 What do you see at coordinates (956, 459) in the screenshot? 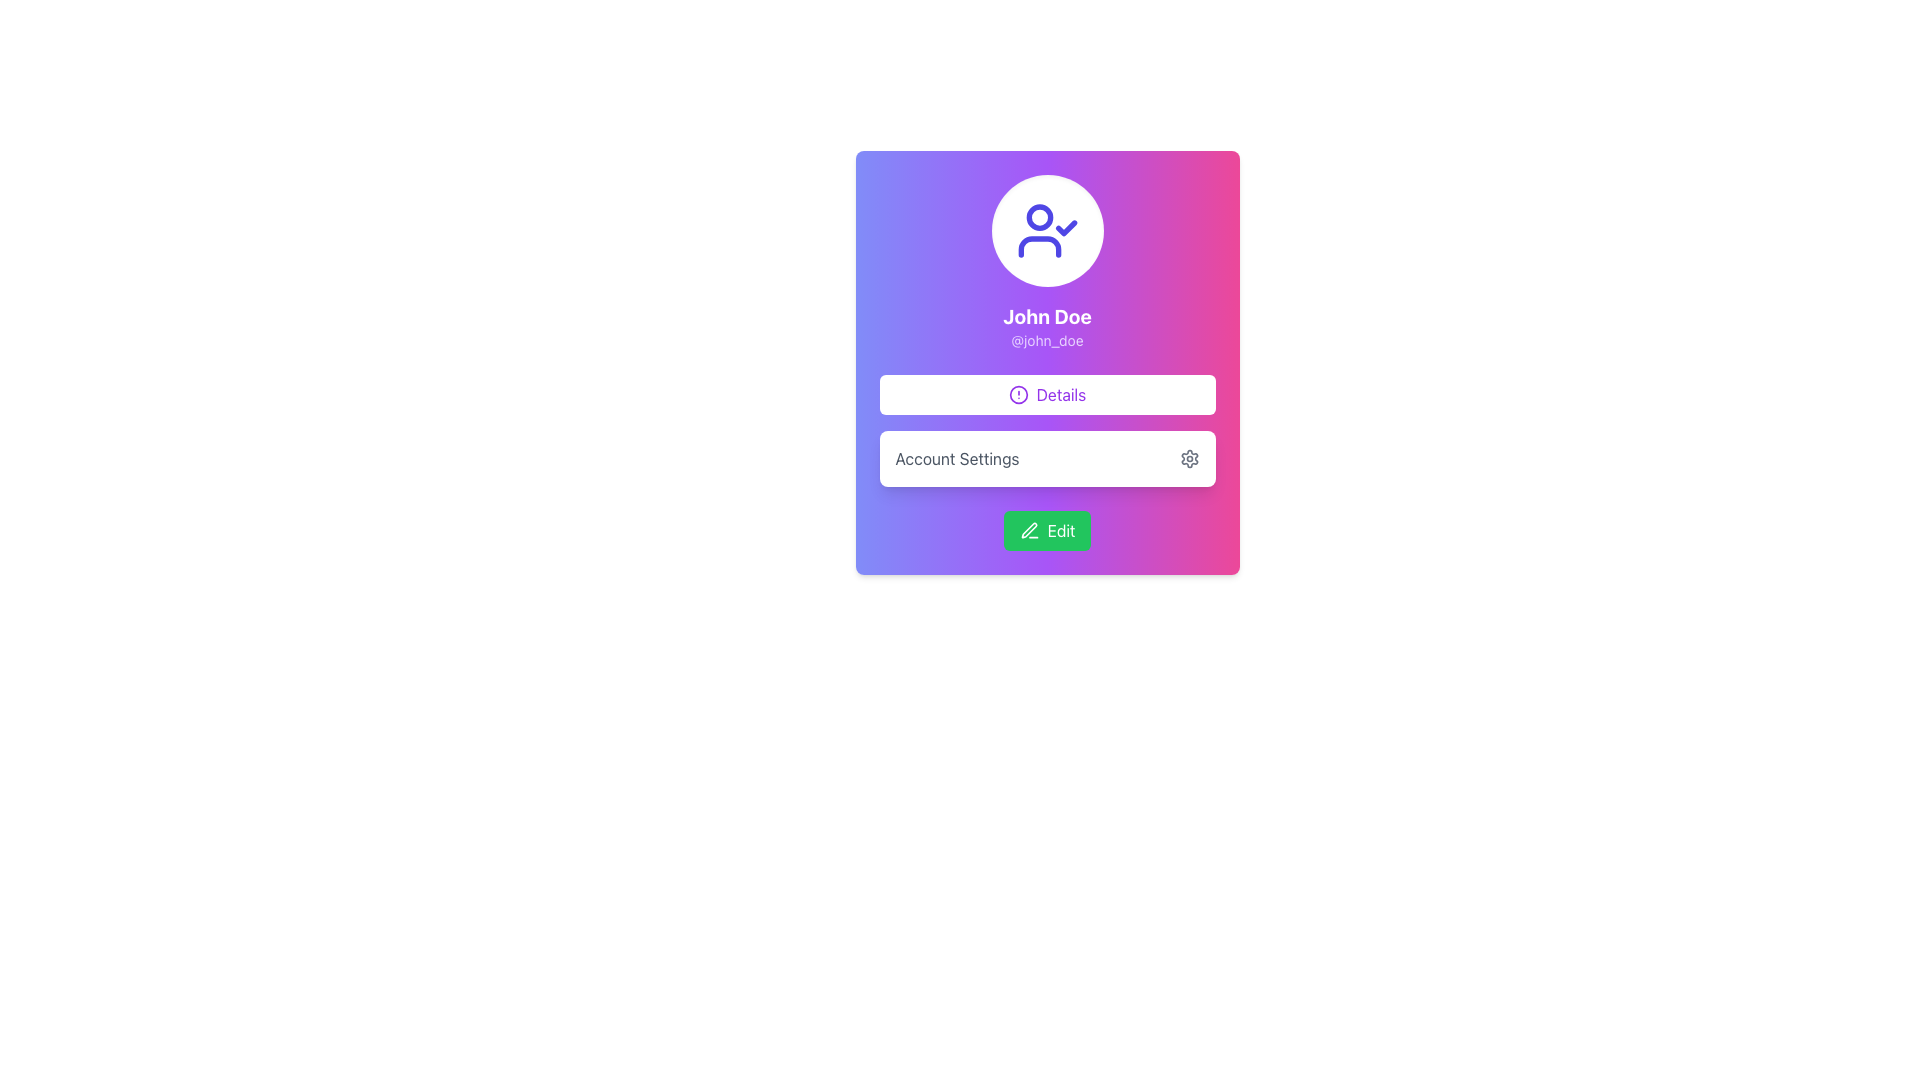
I see `'Account Settings' text label located in the lower section of the user profile card, positioned above the 'Edit' button and adjacent to the gear icon` at bounding box center [956, 459].